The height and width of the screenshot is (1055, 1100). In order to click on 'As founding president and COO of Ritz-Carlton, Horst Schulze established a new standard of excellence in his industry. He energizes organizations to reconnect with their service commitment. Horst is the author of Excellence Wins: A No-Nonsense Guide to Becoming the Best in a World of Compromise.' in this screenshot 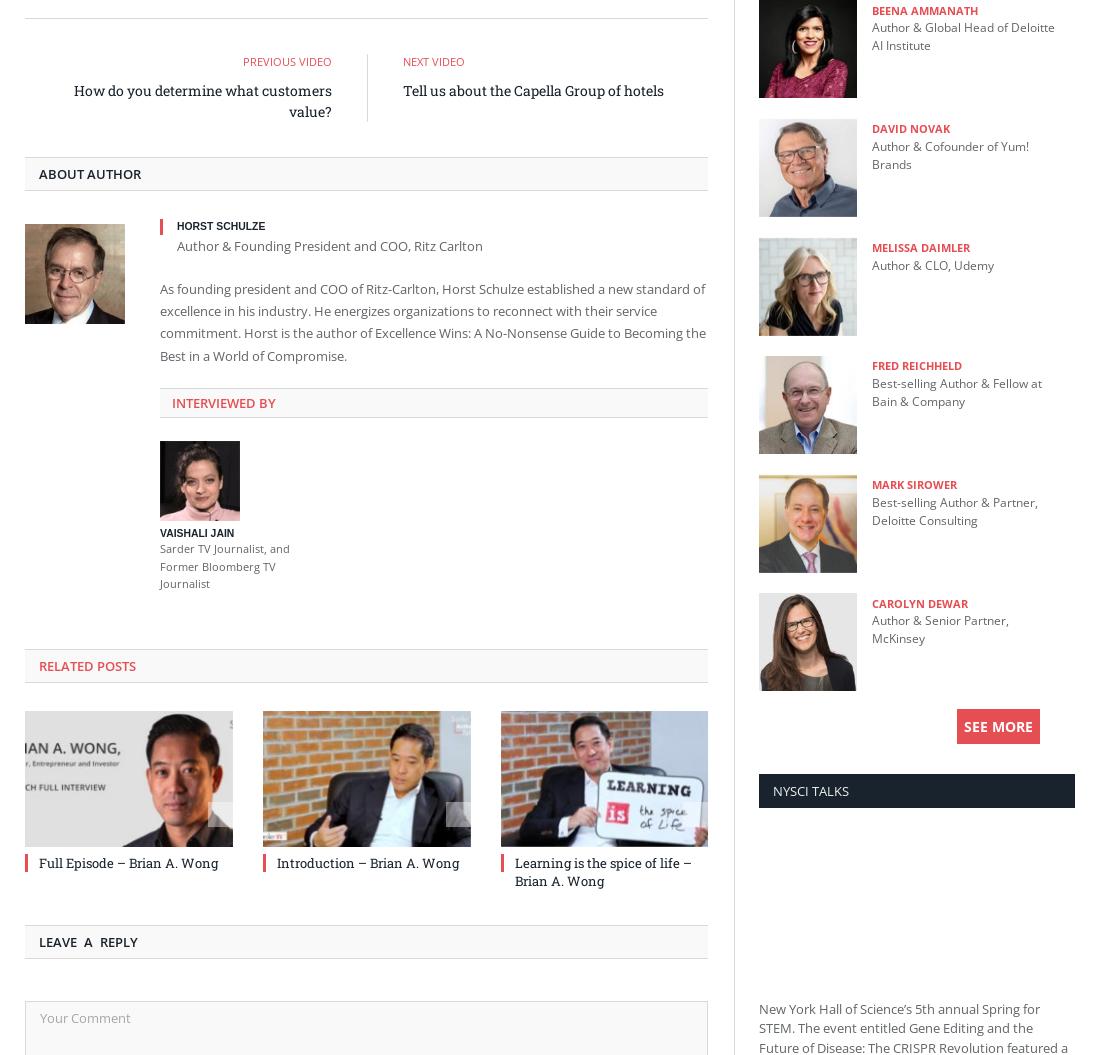, I will do `click(431, 320)`.